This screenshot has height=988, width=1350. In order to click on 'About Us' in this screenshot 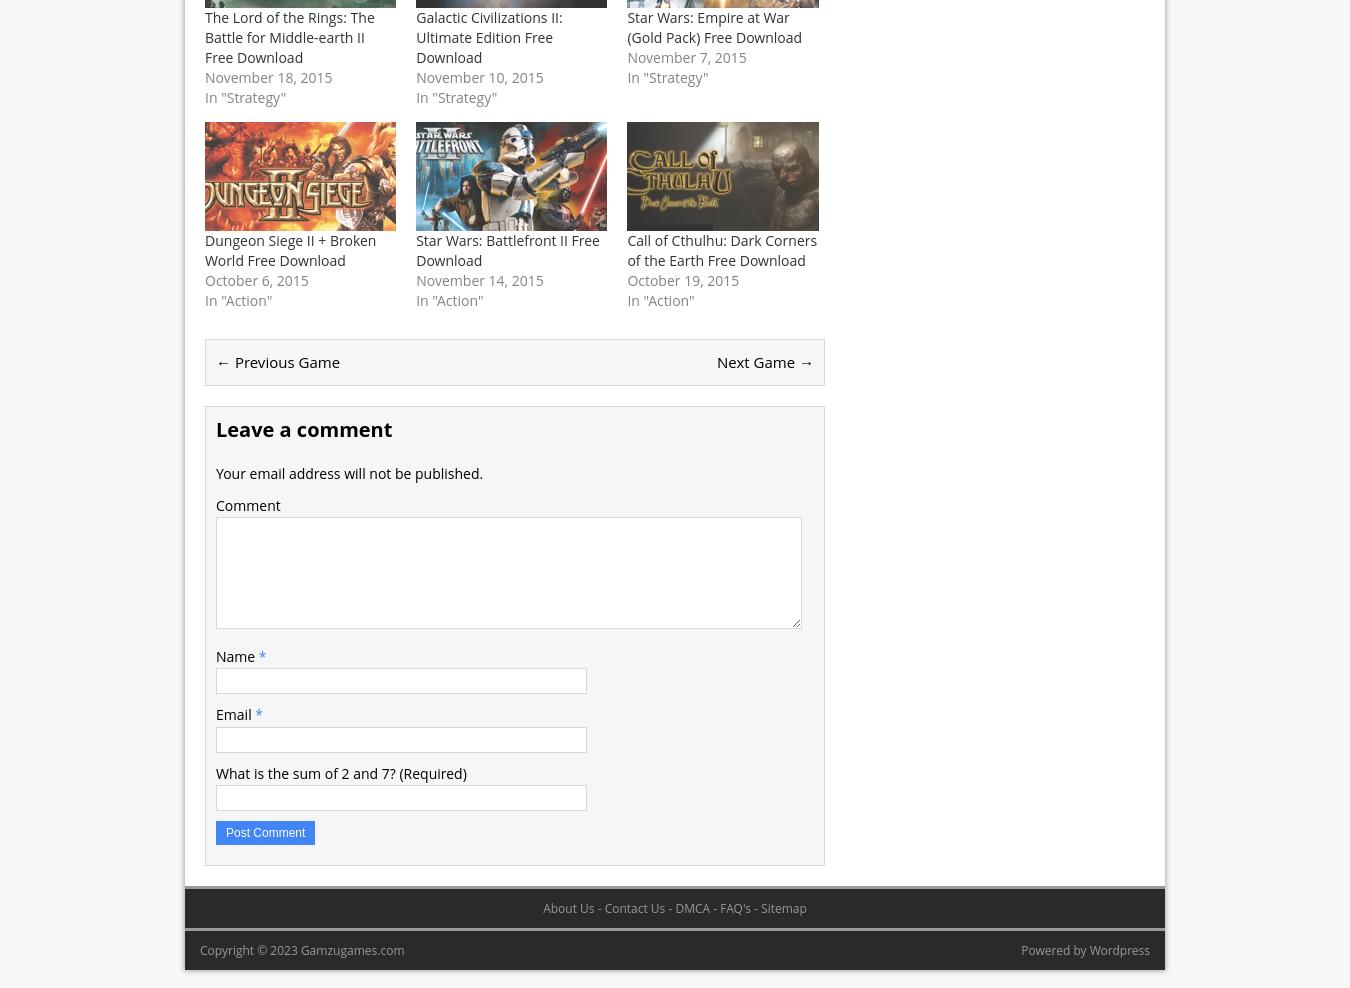, I will do `click(568, 906)`.